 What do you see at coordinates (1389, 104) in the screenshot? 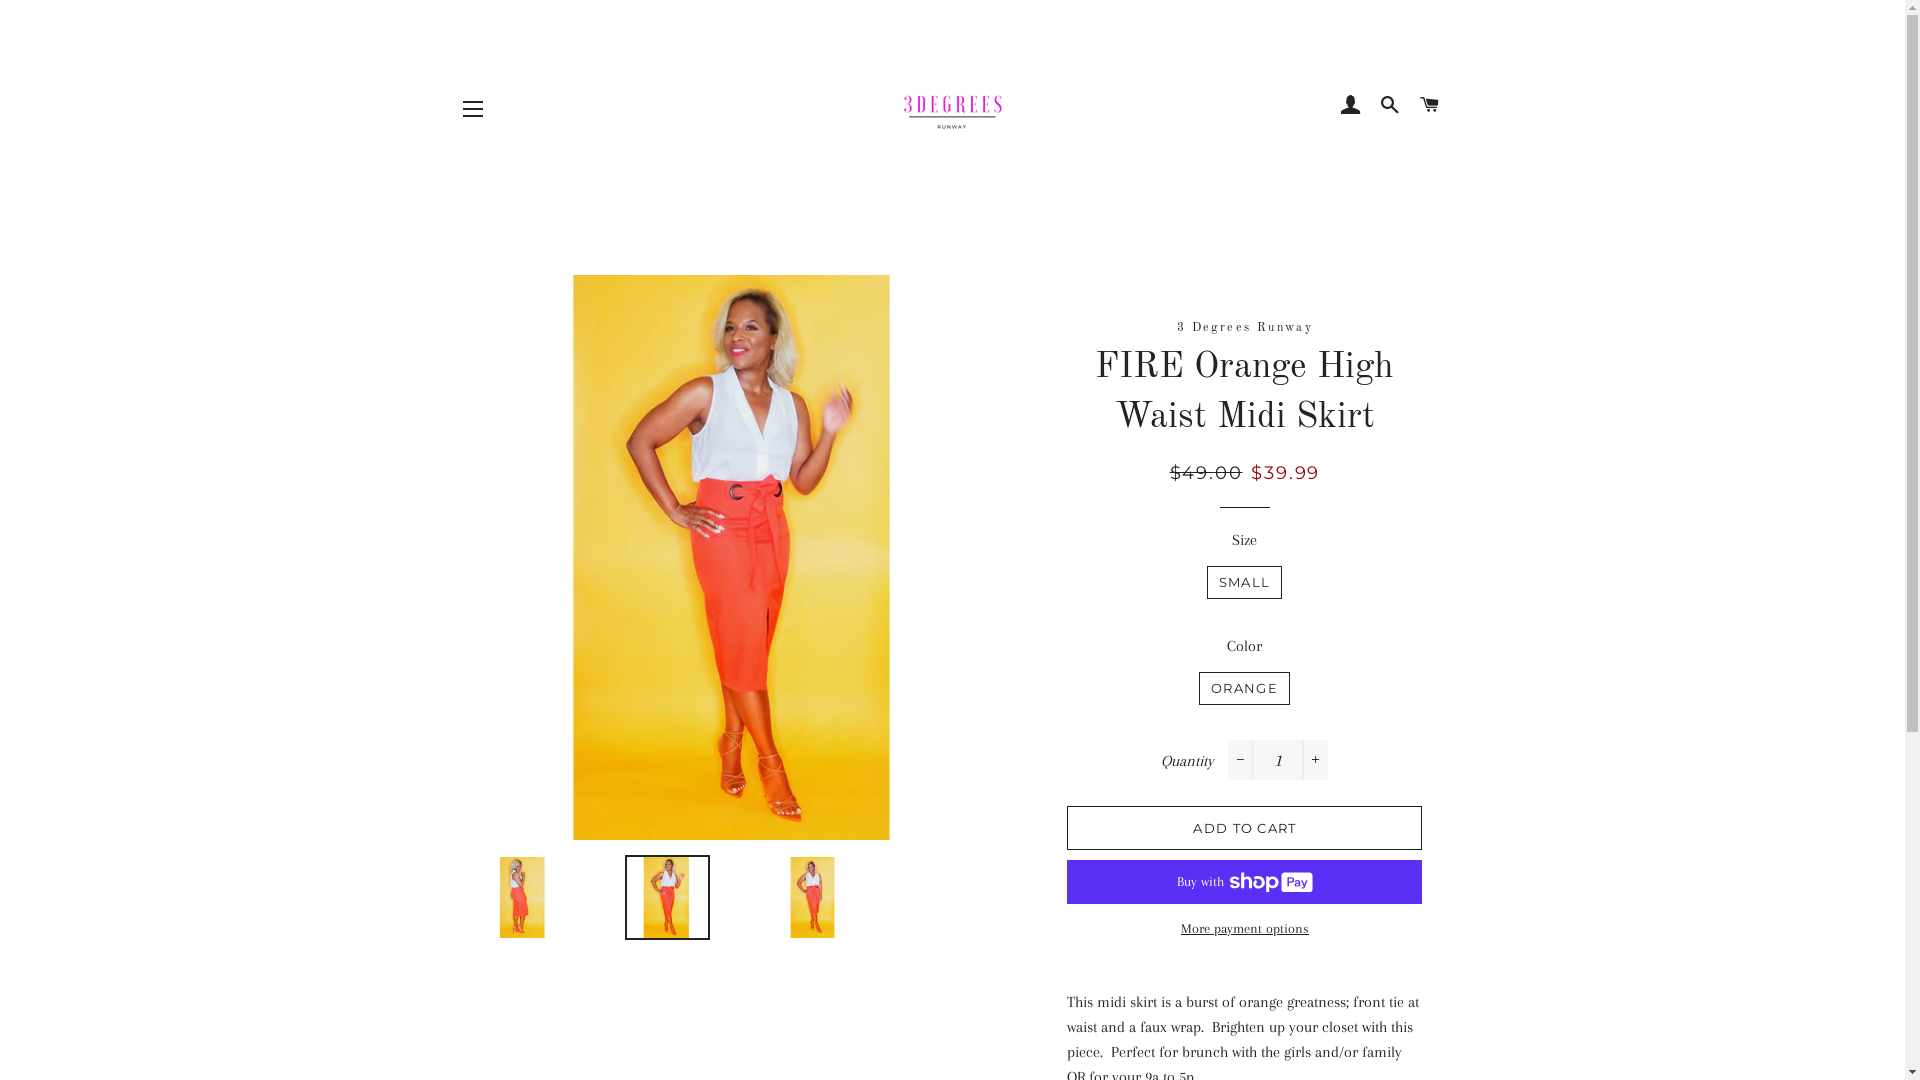
I see `'SEARCH'` at bounding box center [1389, 104].